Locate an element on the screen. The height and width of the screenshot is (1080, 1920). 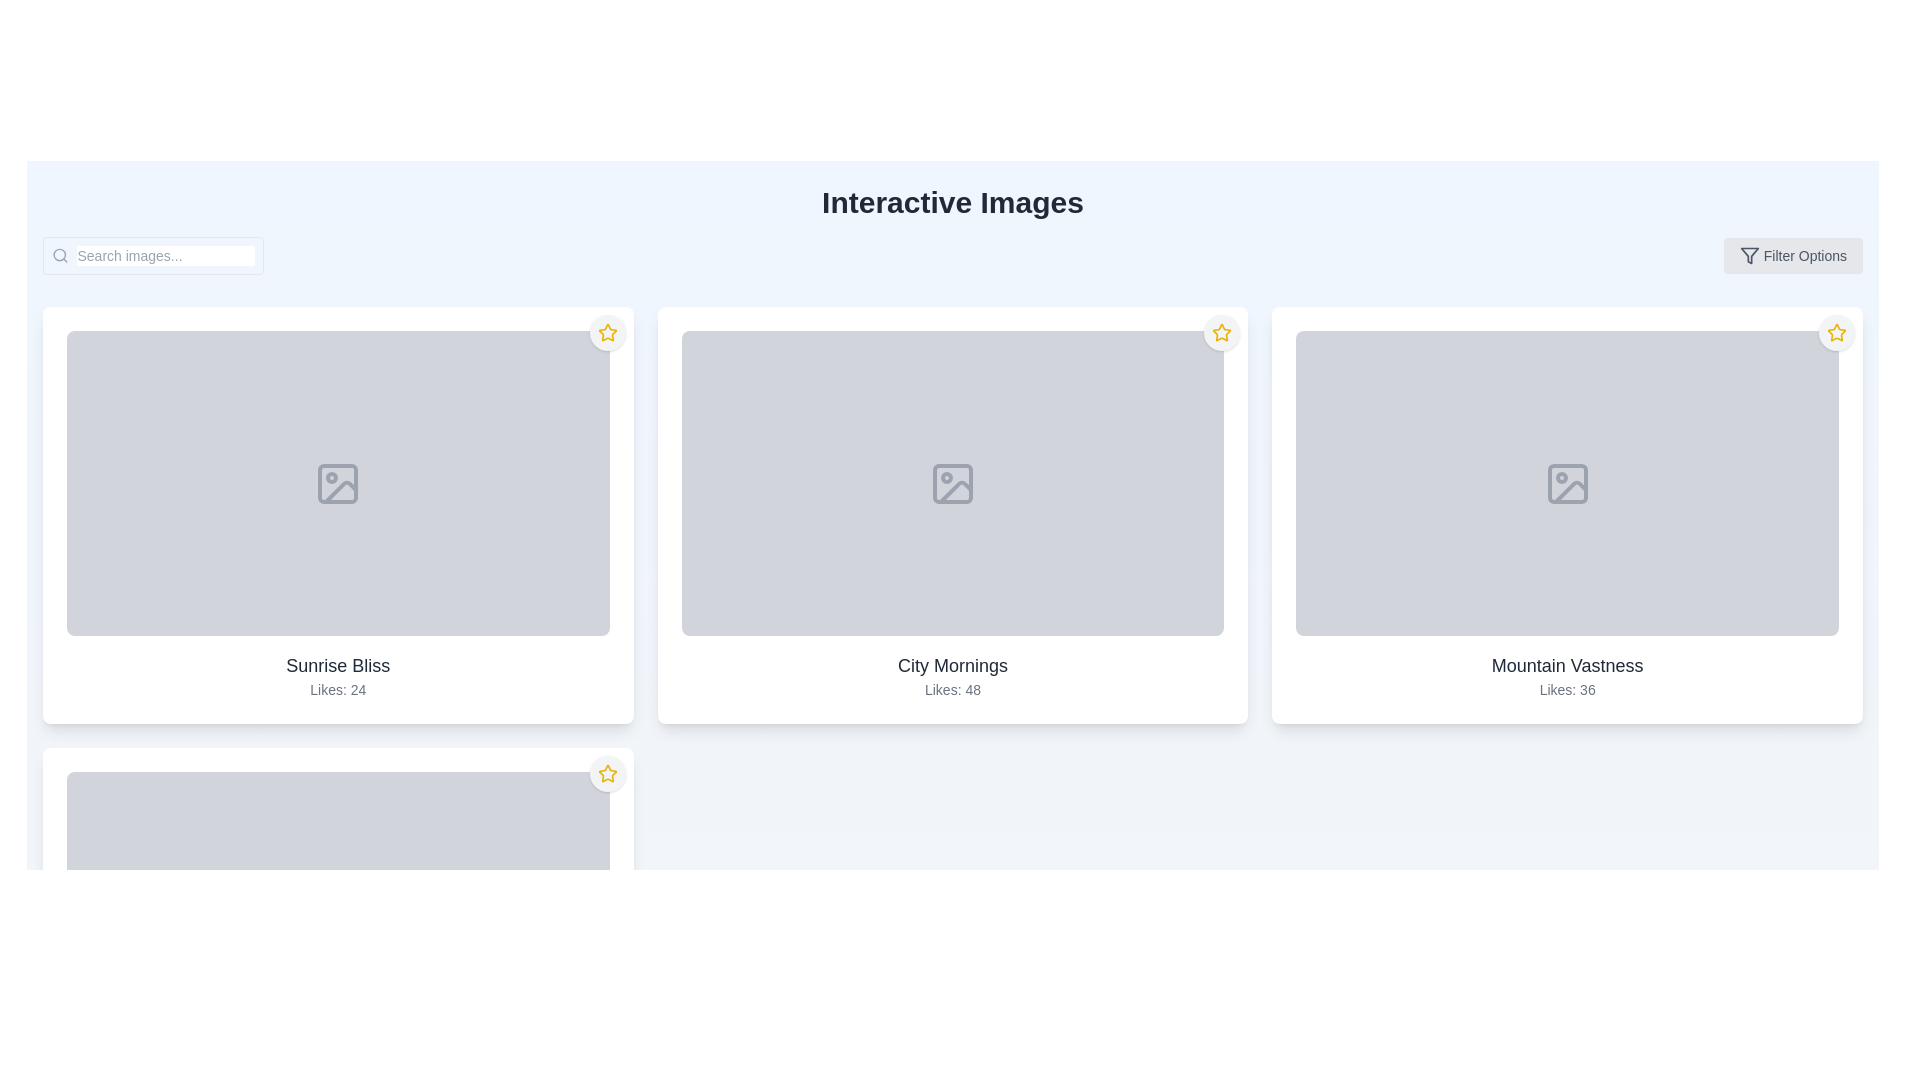
displayed information of the text element showing 'Likes: 36' located beneath the title 'Mountain Vastness' in the third card is located at coordinates (1566, 689).